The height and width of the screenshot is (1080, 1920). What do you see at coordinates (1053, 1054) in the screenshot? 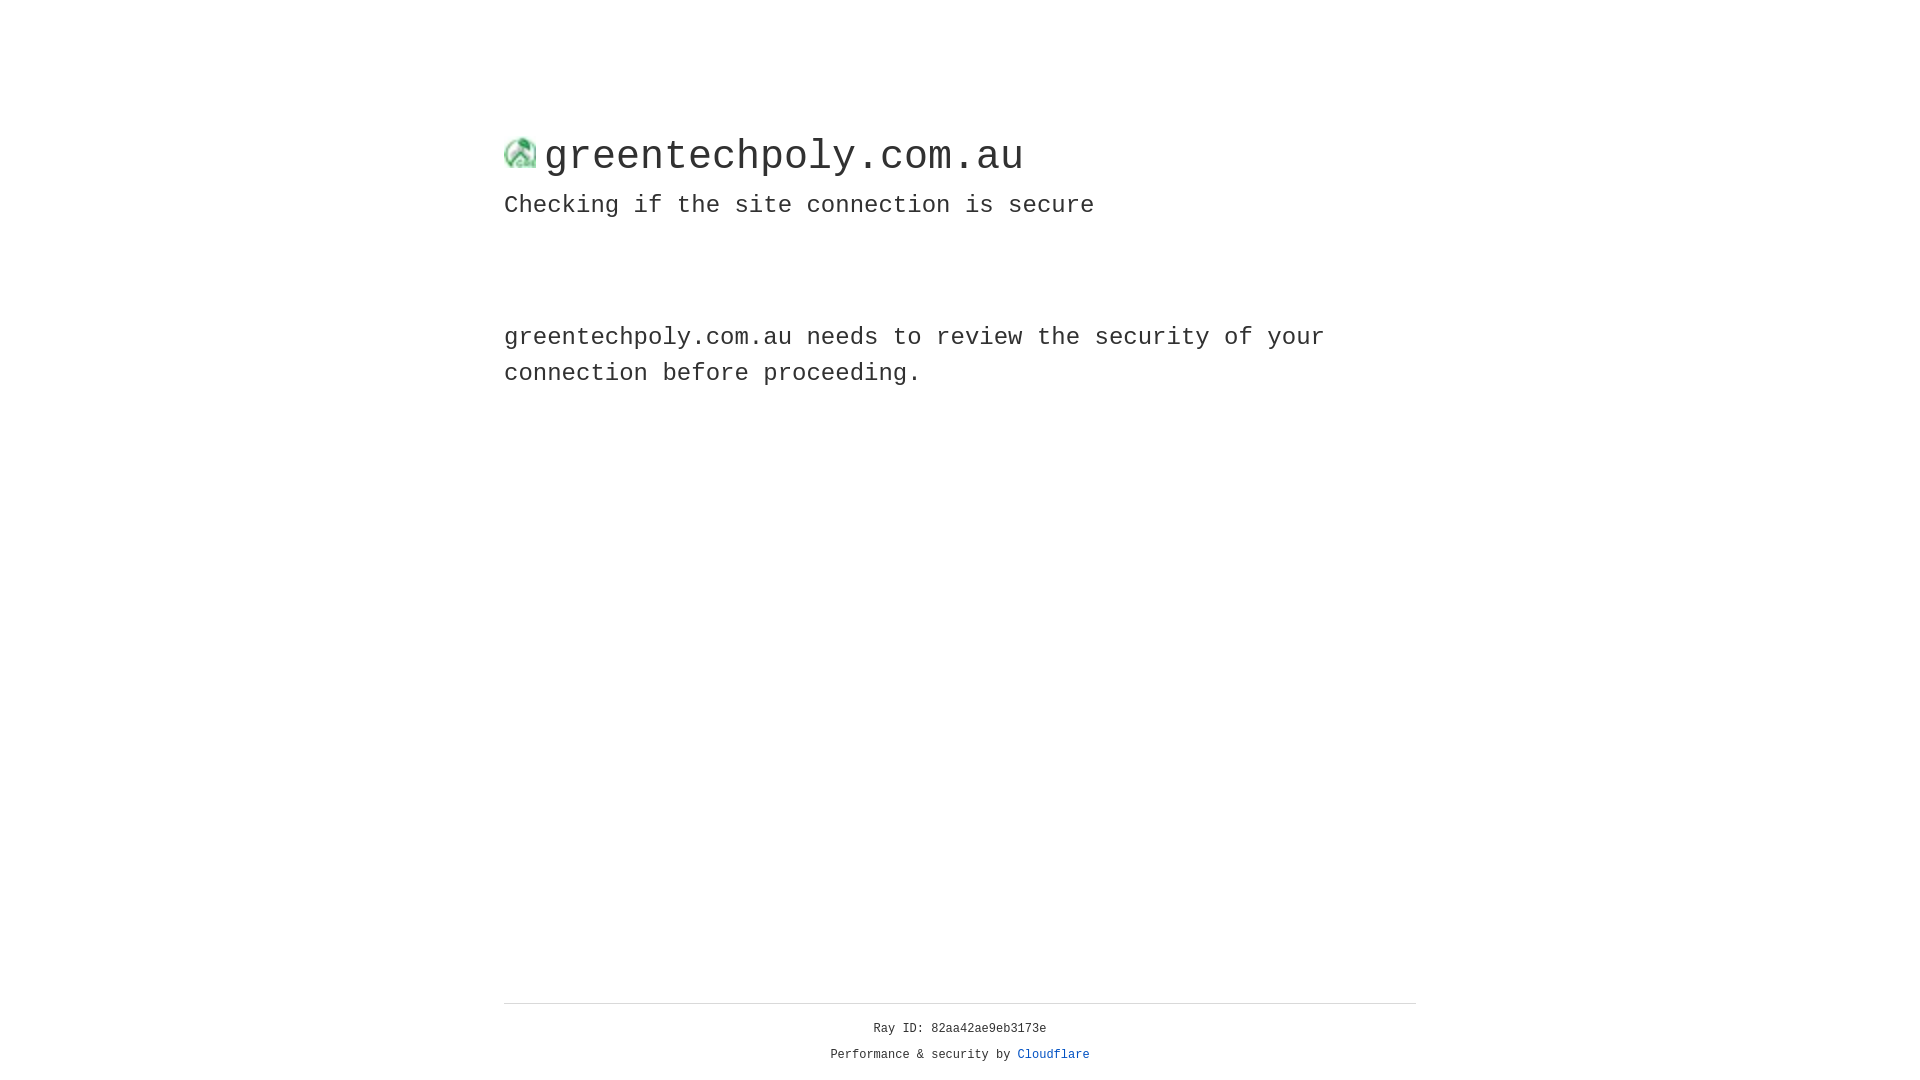
I see `'Cloudflare'` at bounding box center [1053, 1054].